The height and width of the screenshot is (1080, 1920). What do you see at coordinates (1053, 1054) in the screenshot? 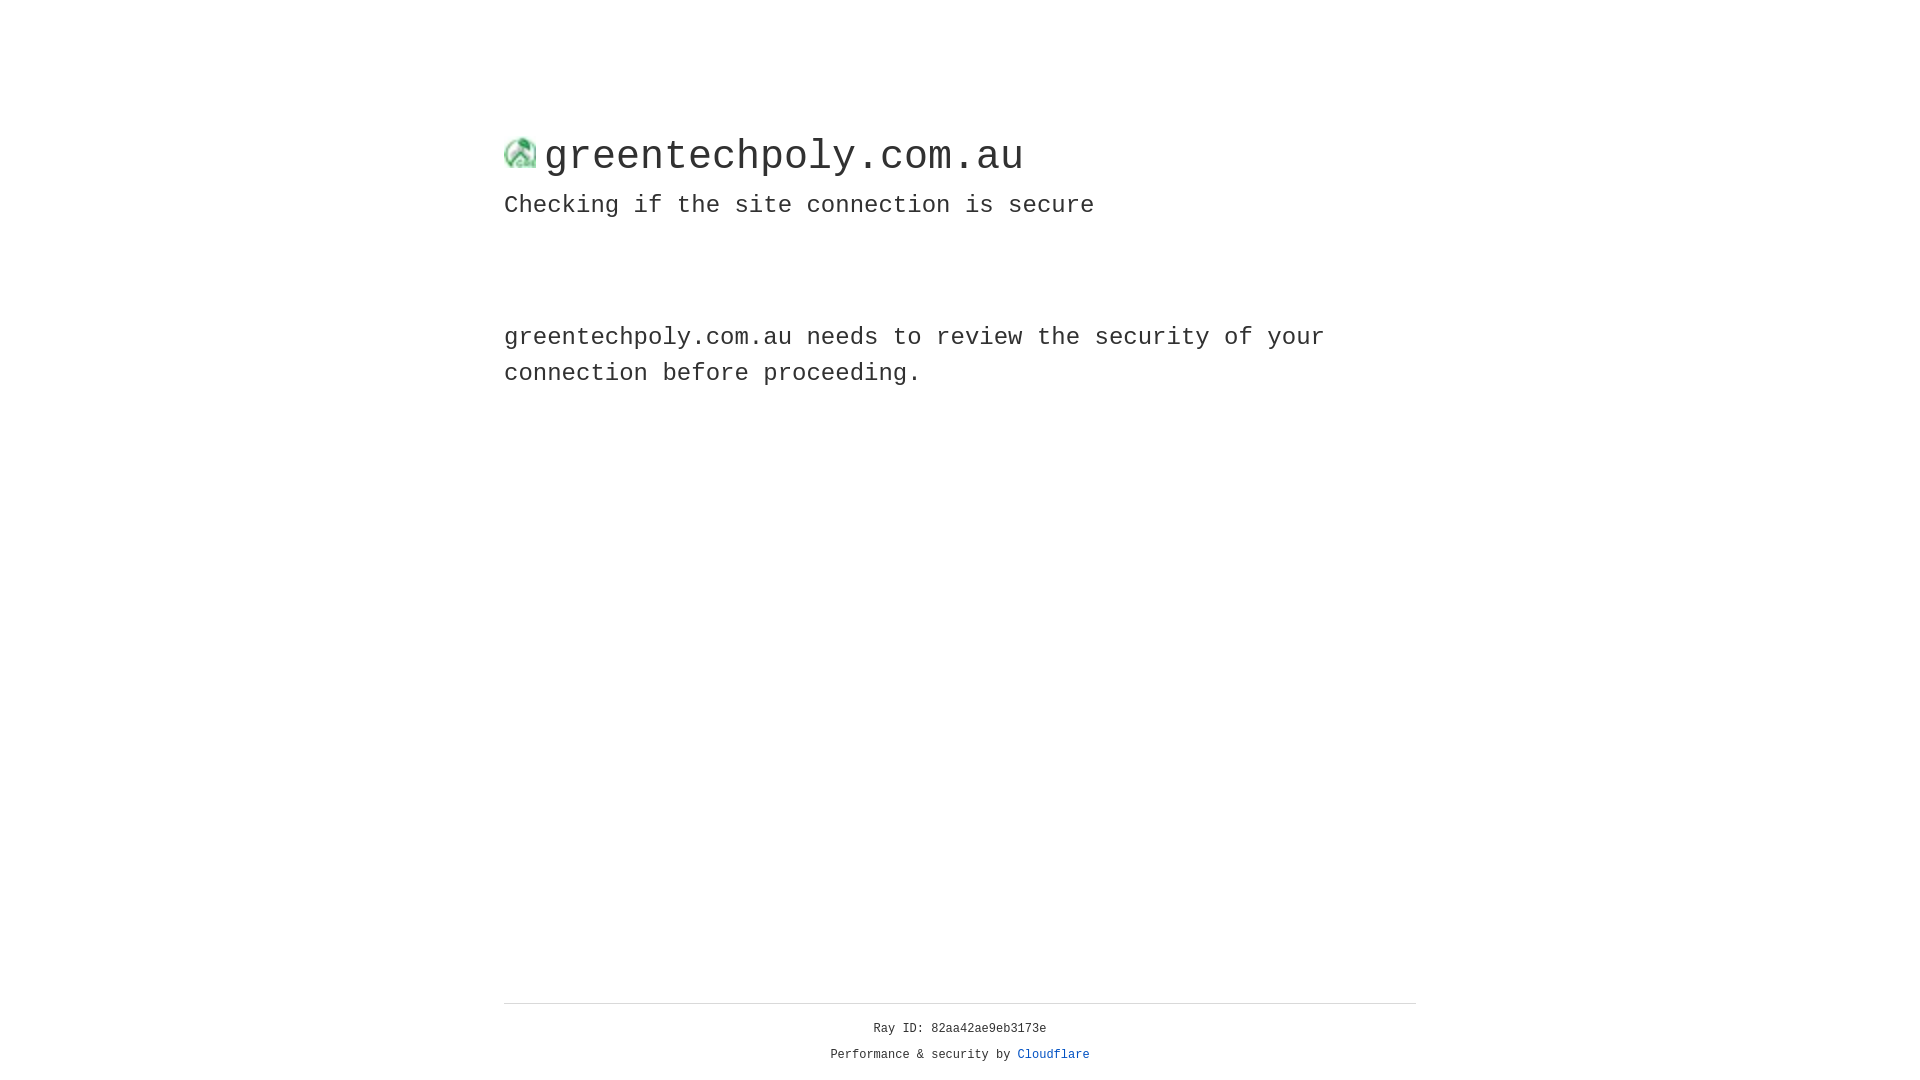
I see `'Cloudflare'` at bounding box center [1053, 1054].